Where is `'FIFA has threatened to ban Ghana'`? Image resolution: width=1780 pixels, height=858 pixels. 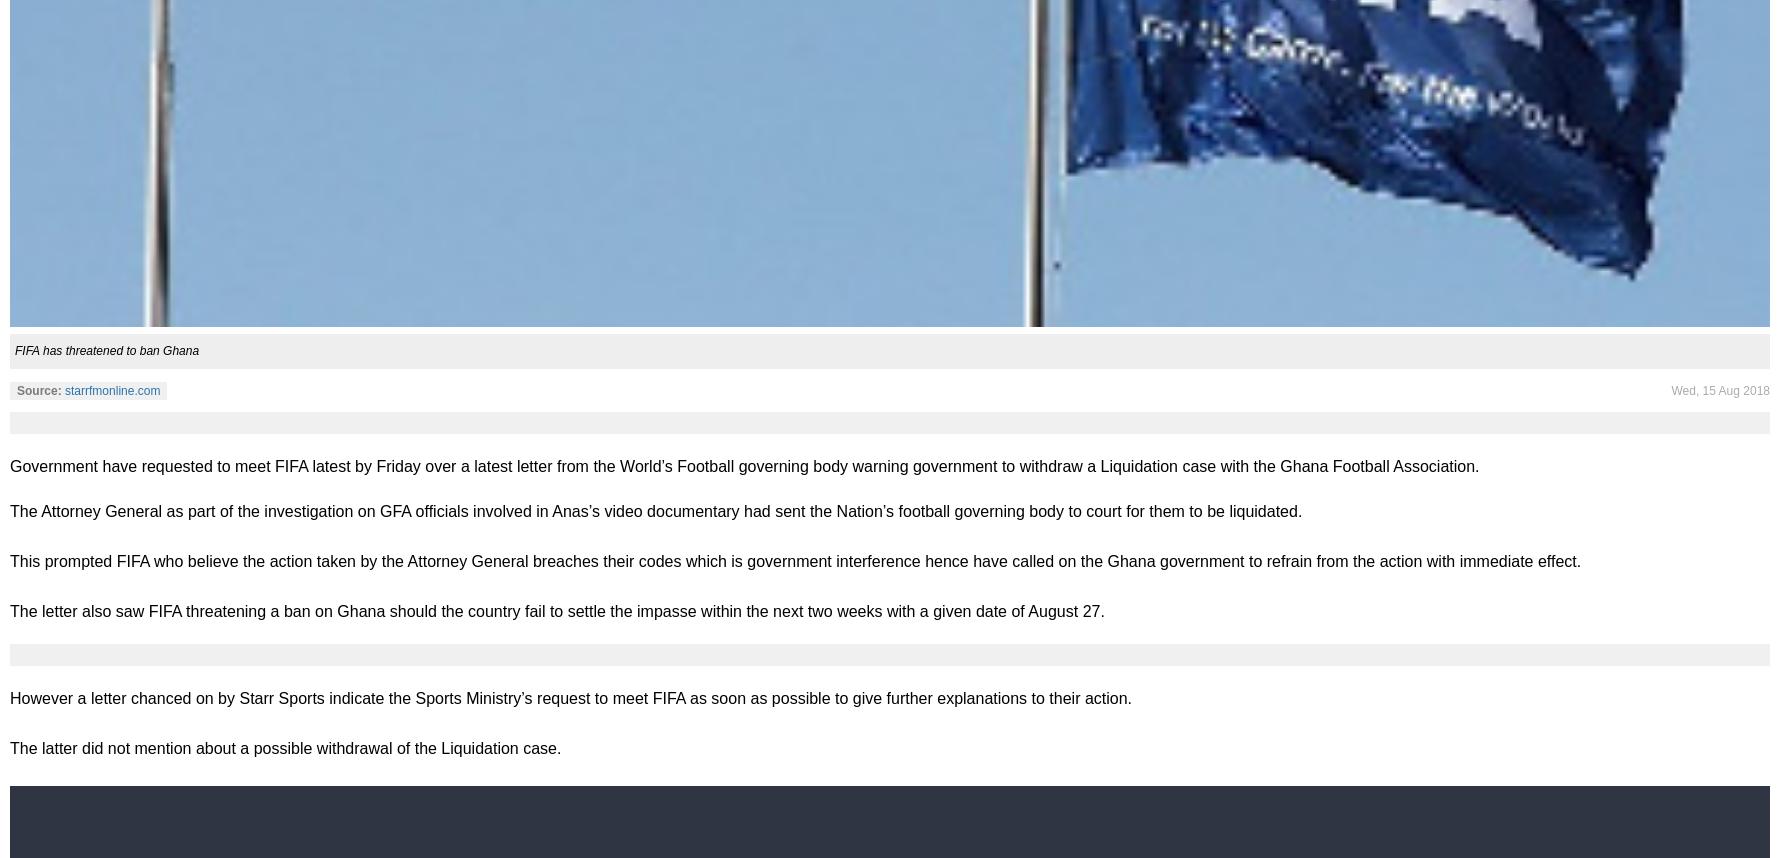
'FIFA has threatened to ban Ghana' is located at coordinates (14, 349).